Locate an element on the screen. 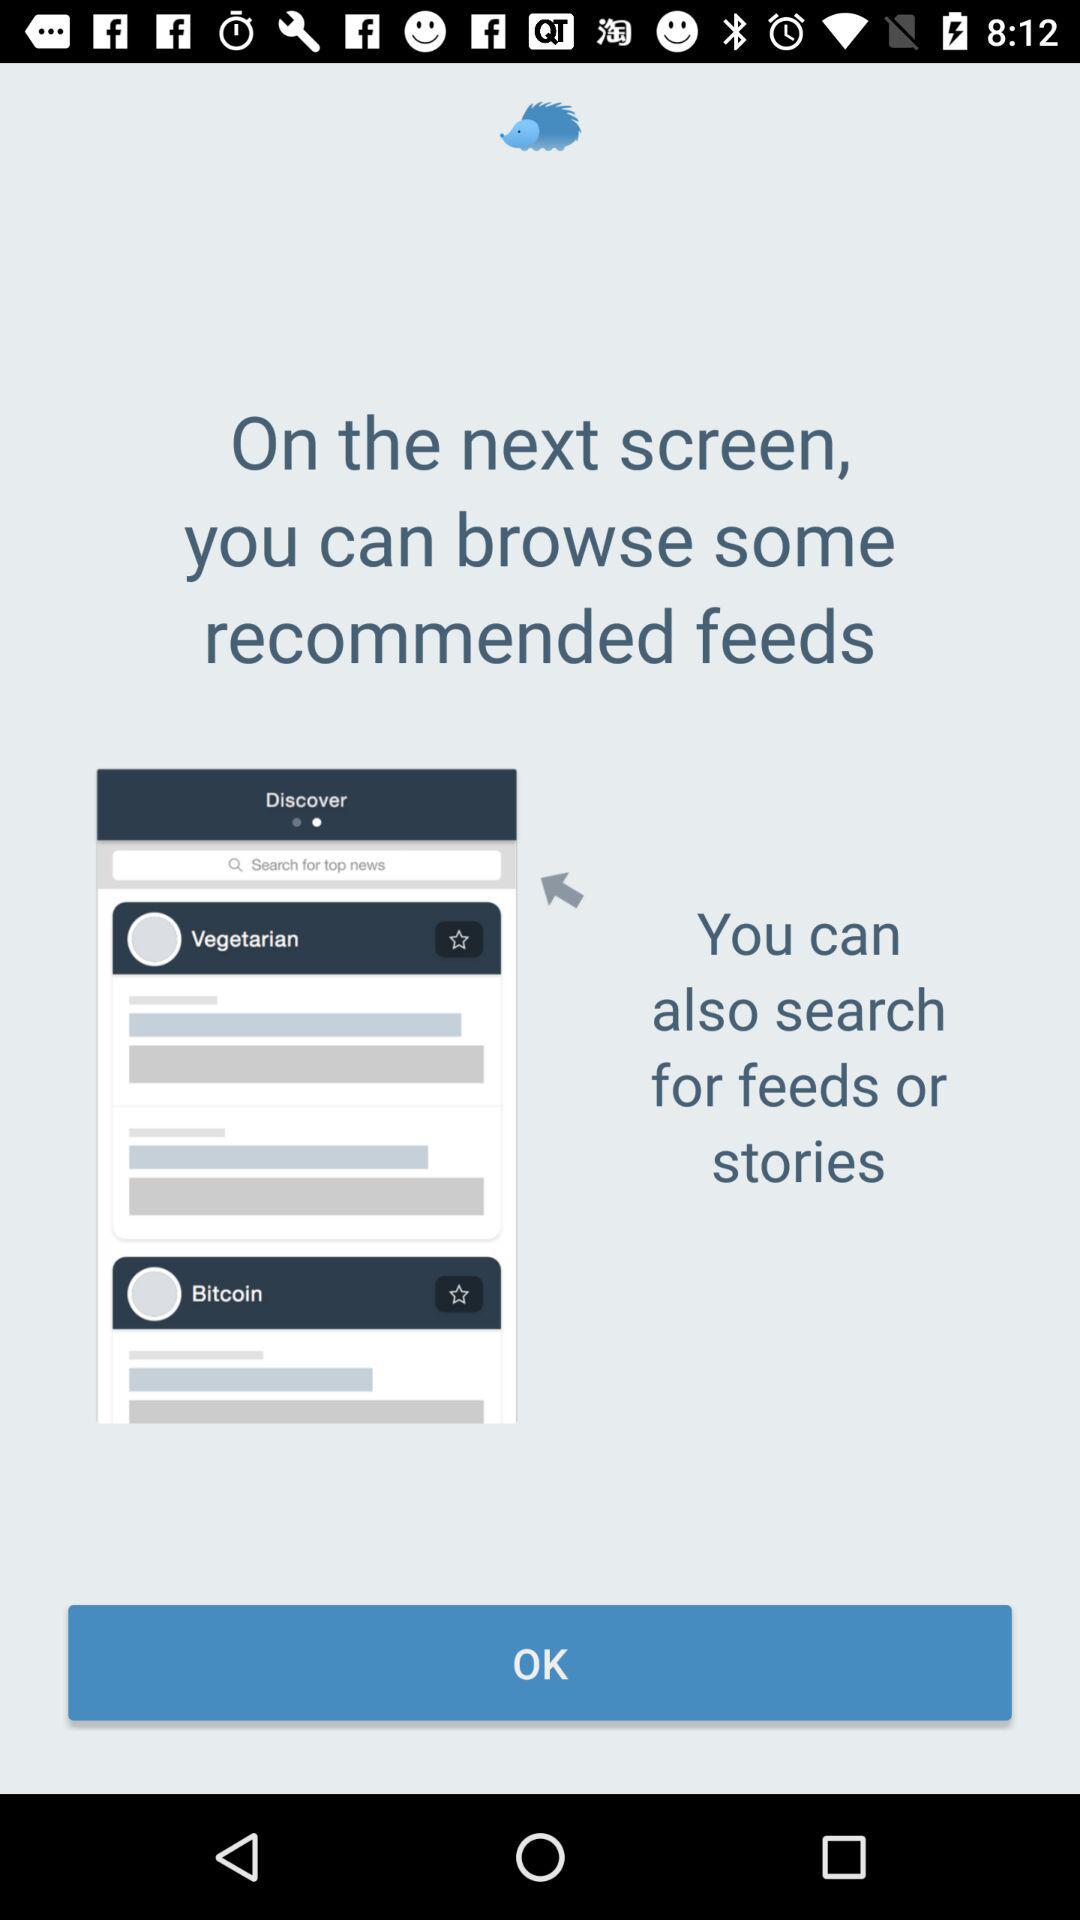 This screenshot has width=1080, height=1920. the ok icon is located at coordinates (540, 1662).